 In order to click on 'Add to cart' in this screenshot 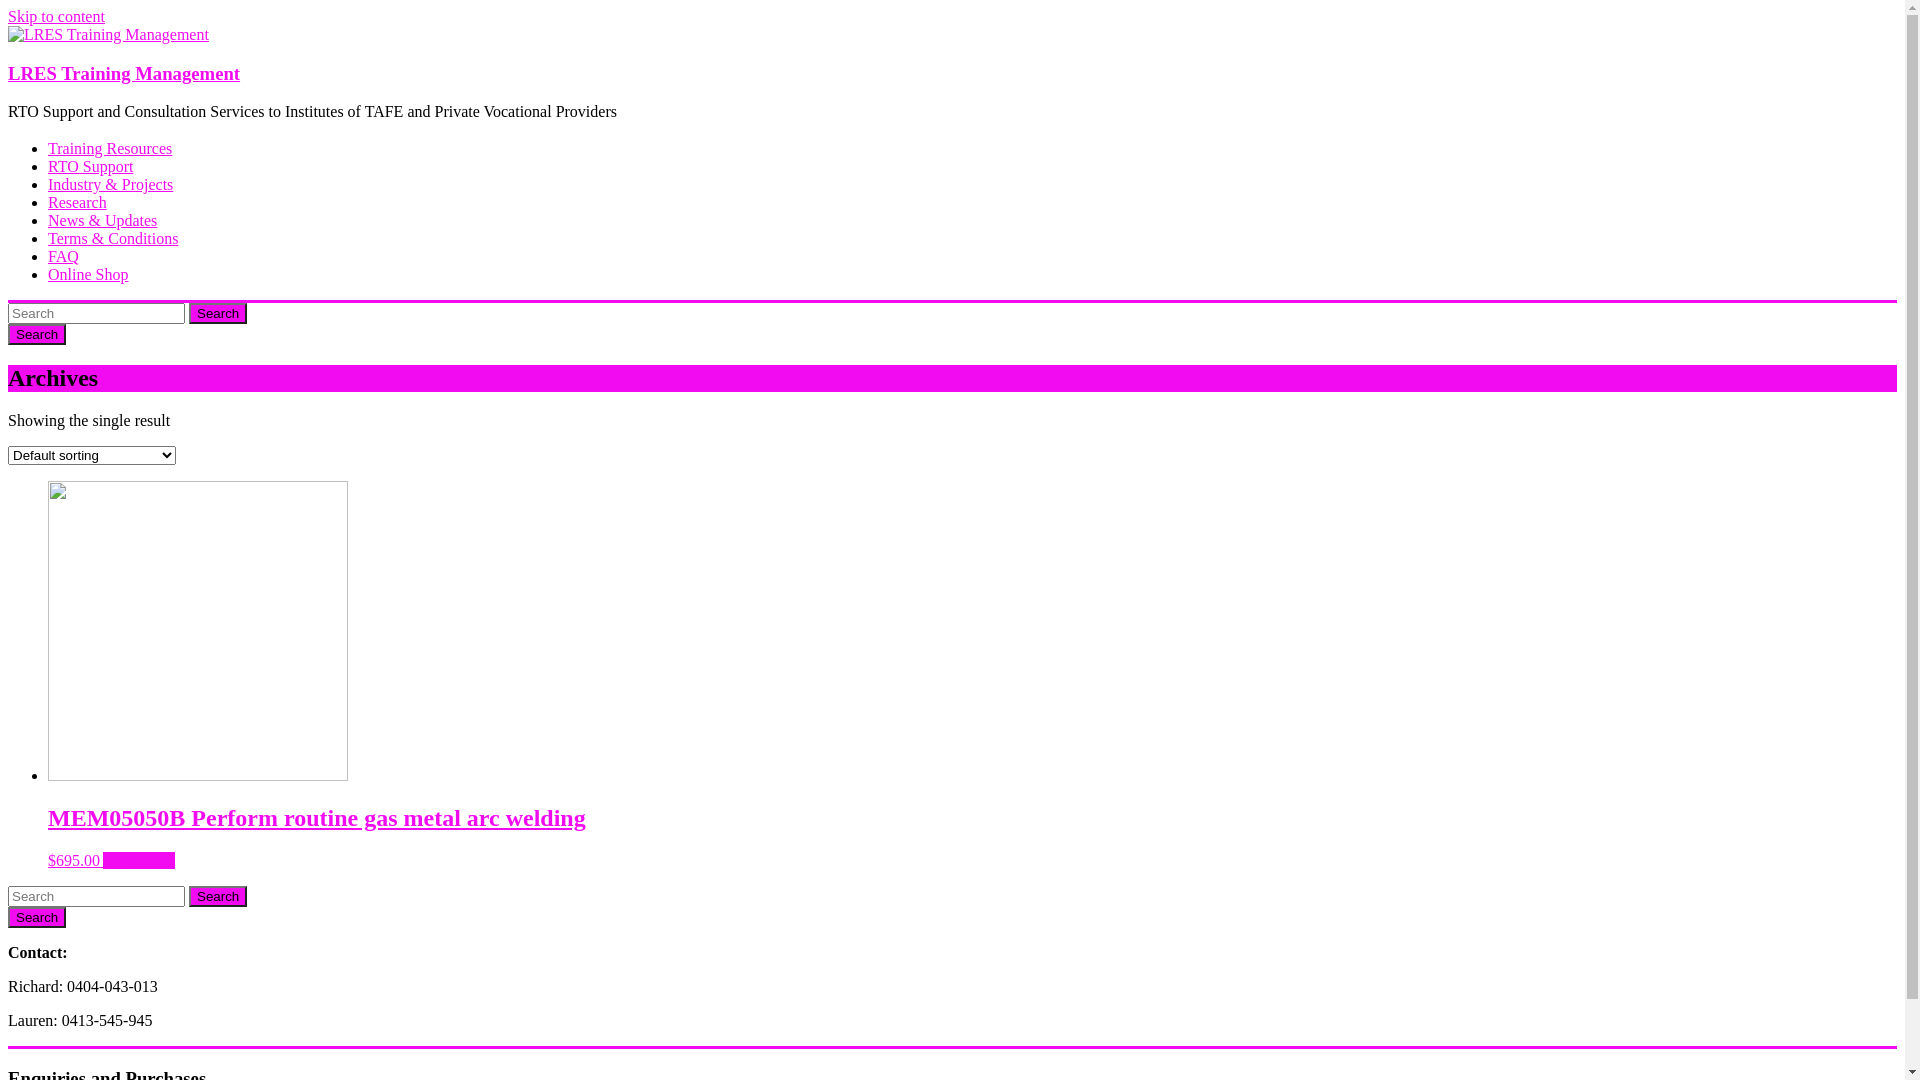, I will do `click(138, 859)`.